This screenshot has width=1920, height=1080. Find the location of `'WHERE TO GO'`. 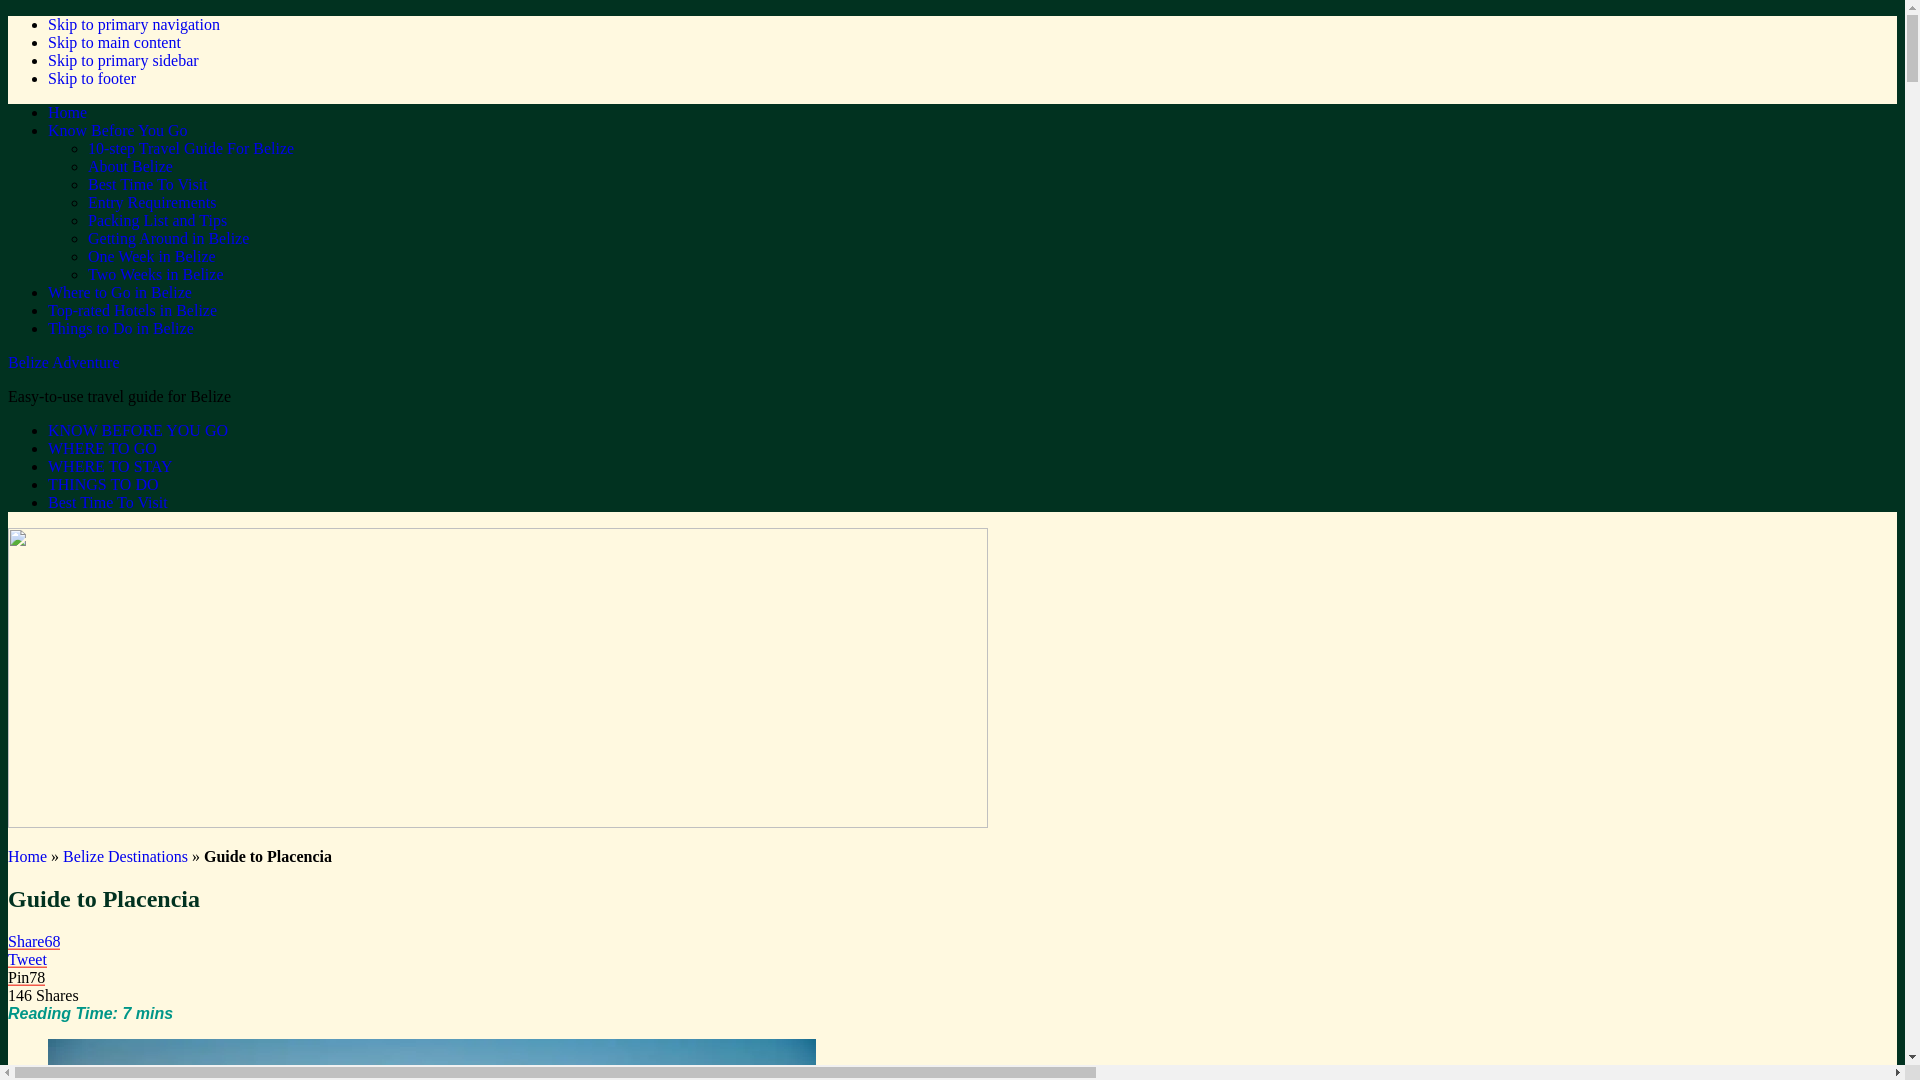

'WHERE TO GO' is located at coordinates (48, 447).